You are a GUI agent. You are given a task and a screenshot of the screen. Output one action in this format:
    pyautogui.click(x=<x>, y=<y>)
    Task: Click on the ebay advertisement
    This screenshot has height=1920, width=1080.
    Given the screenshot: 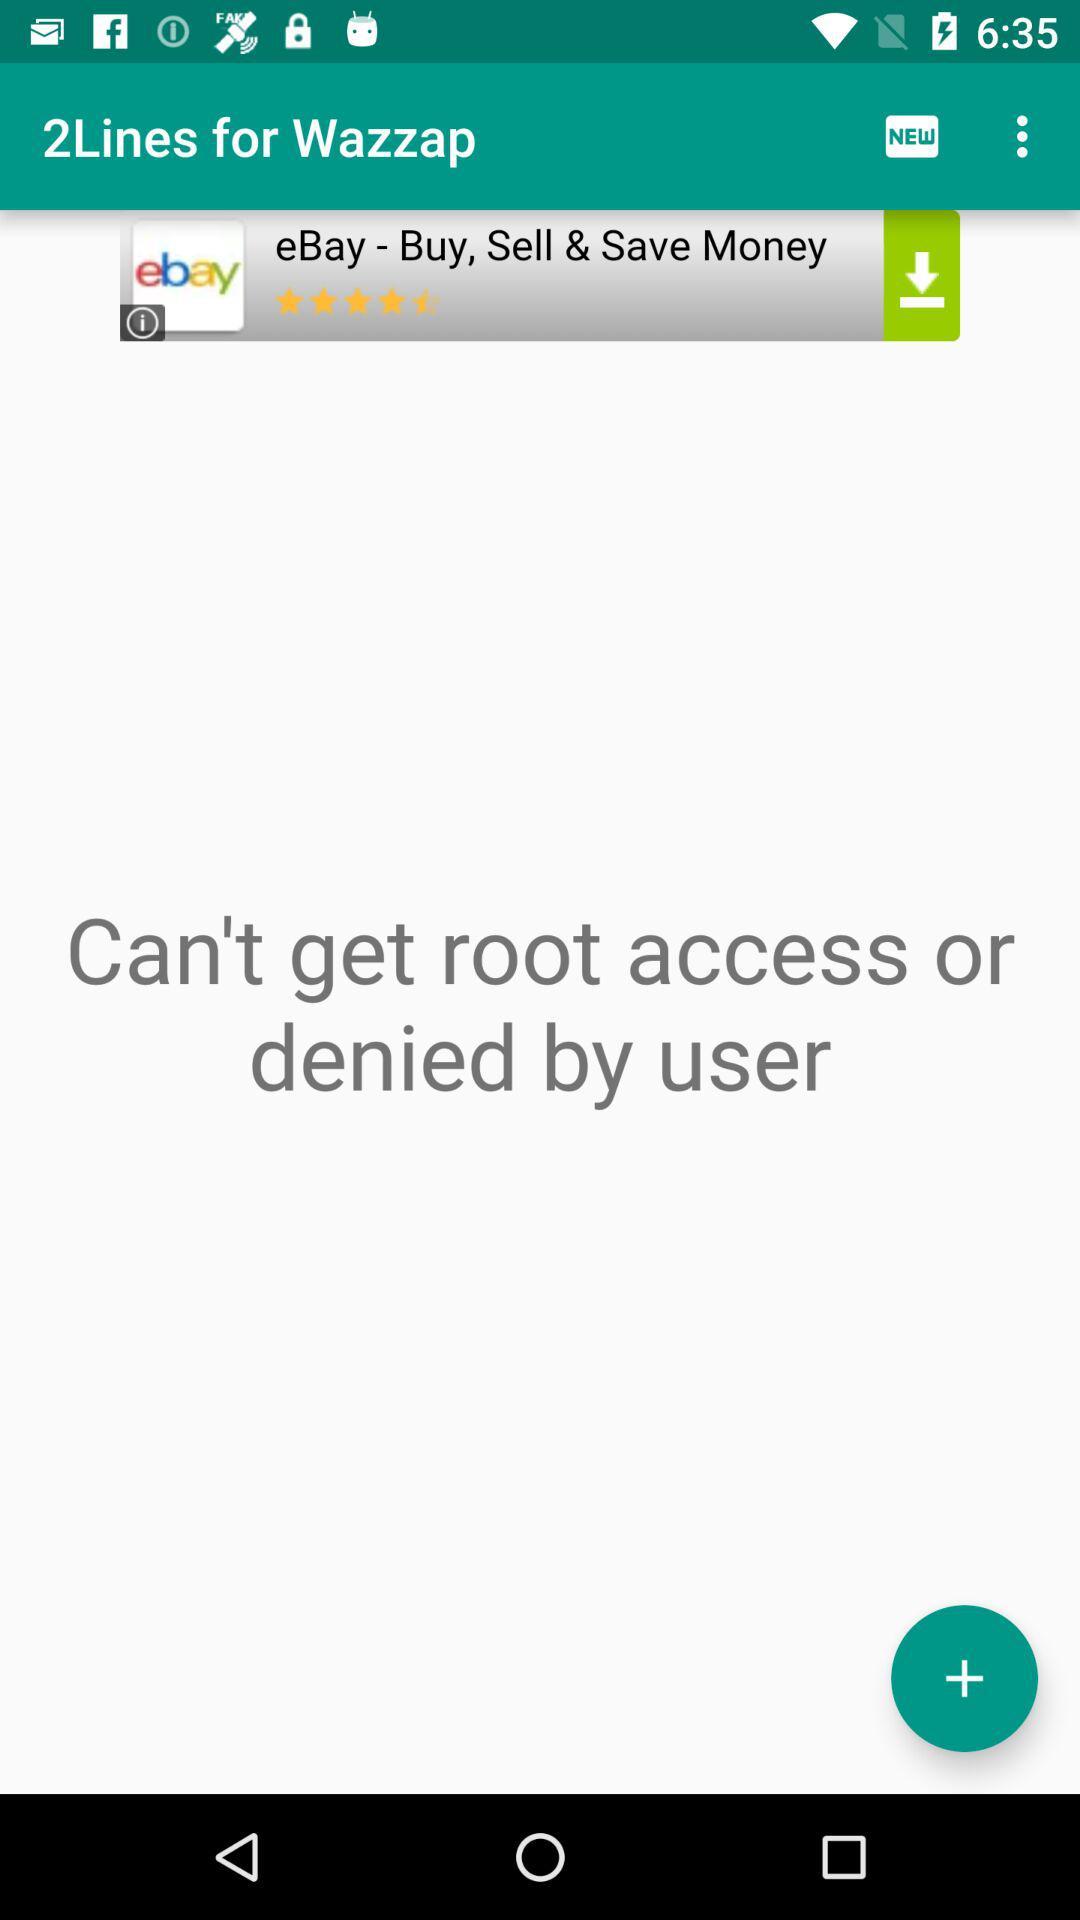 What is the action you would take?
    pyautogui.click(x=540, y=274)
    